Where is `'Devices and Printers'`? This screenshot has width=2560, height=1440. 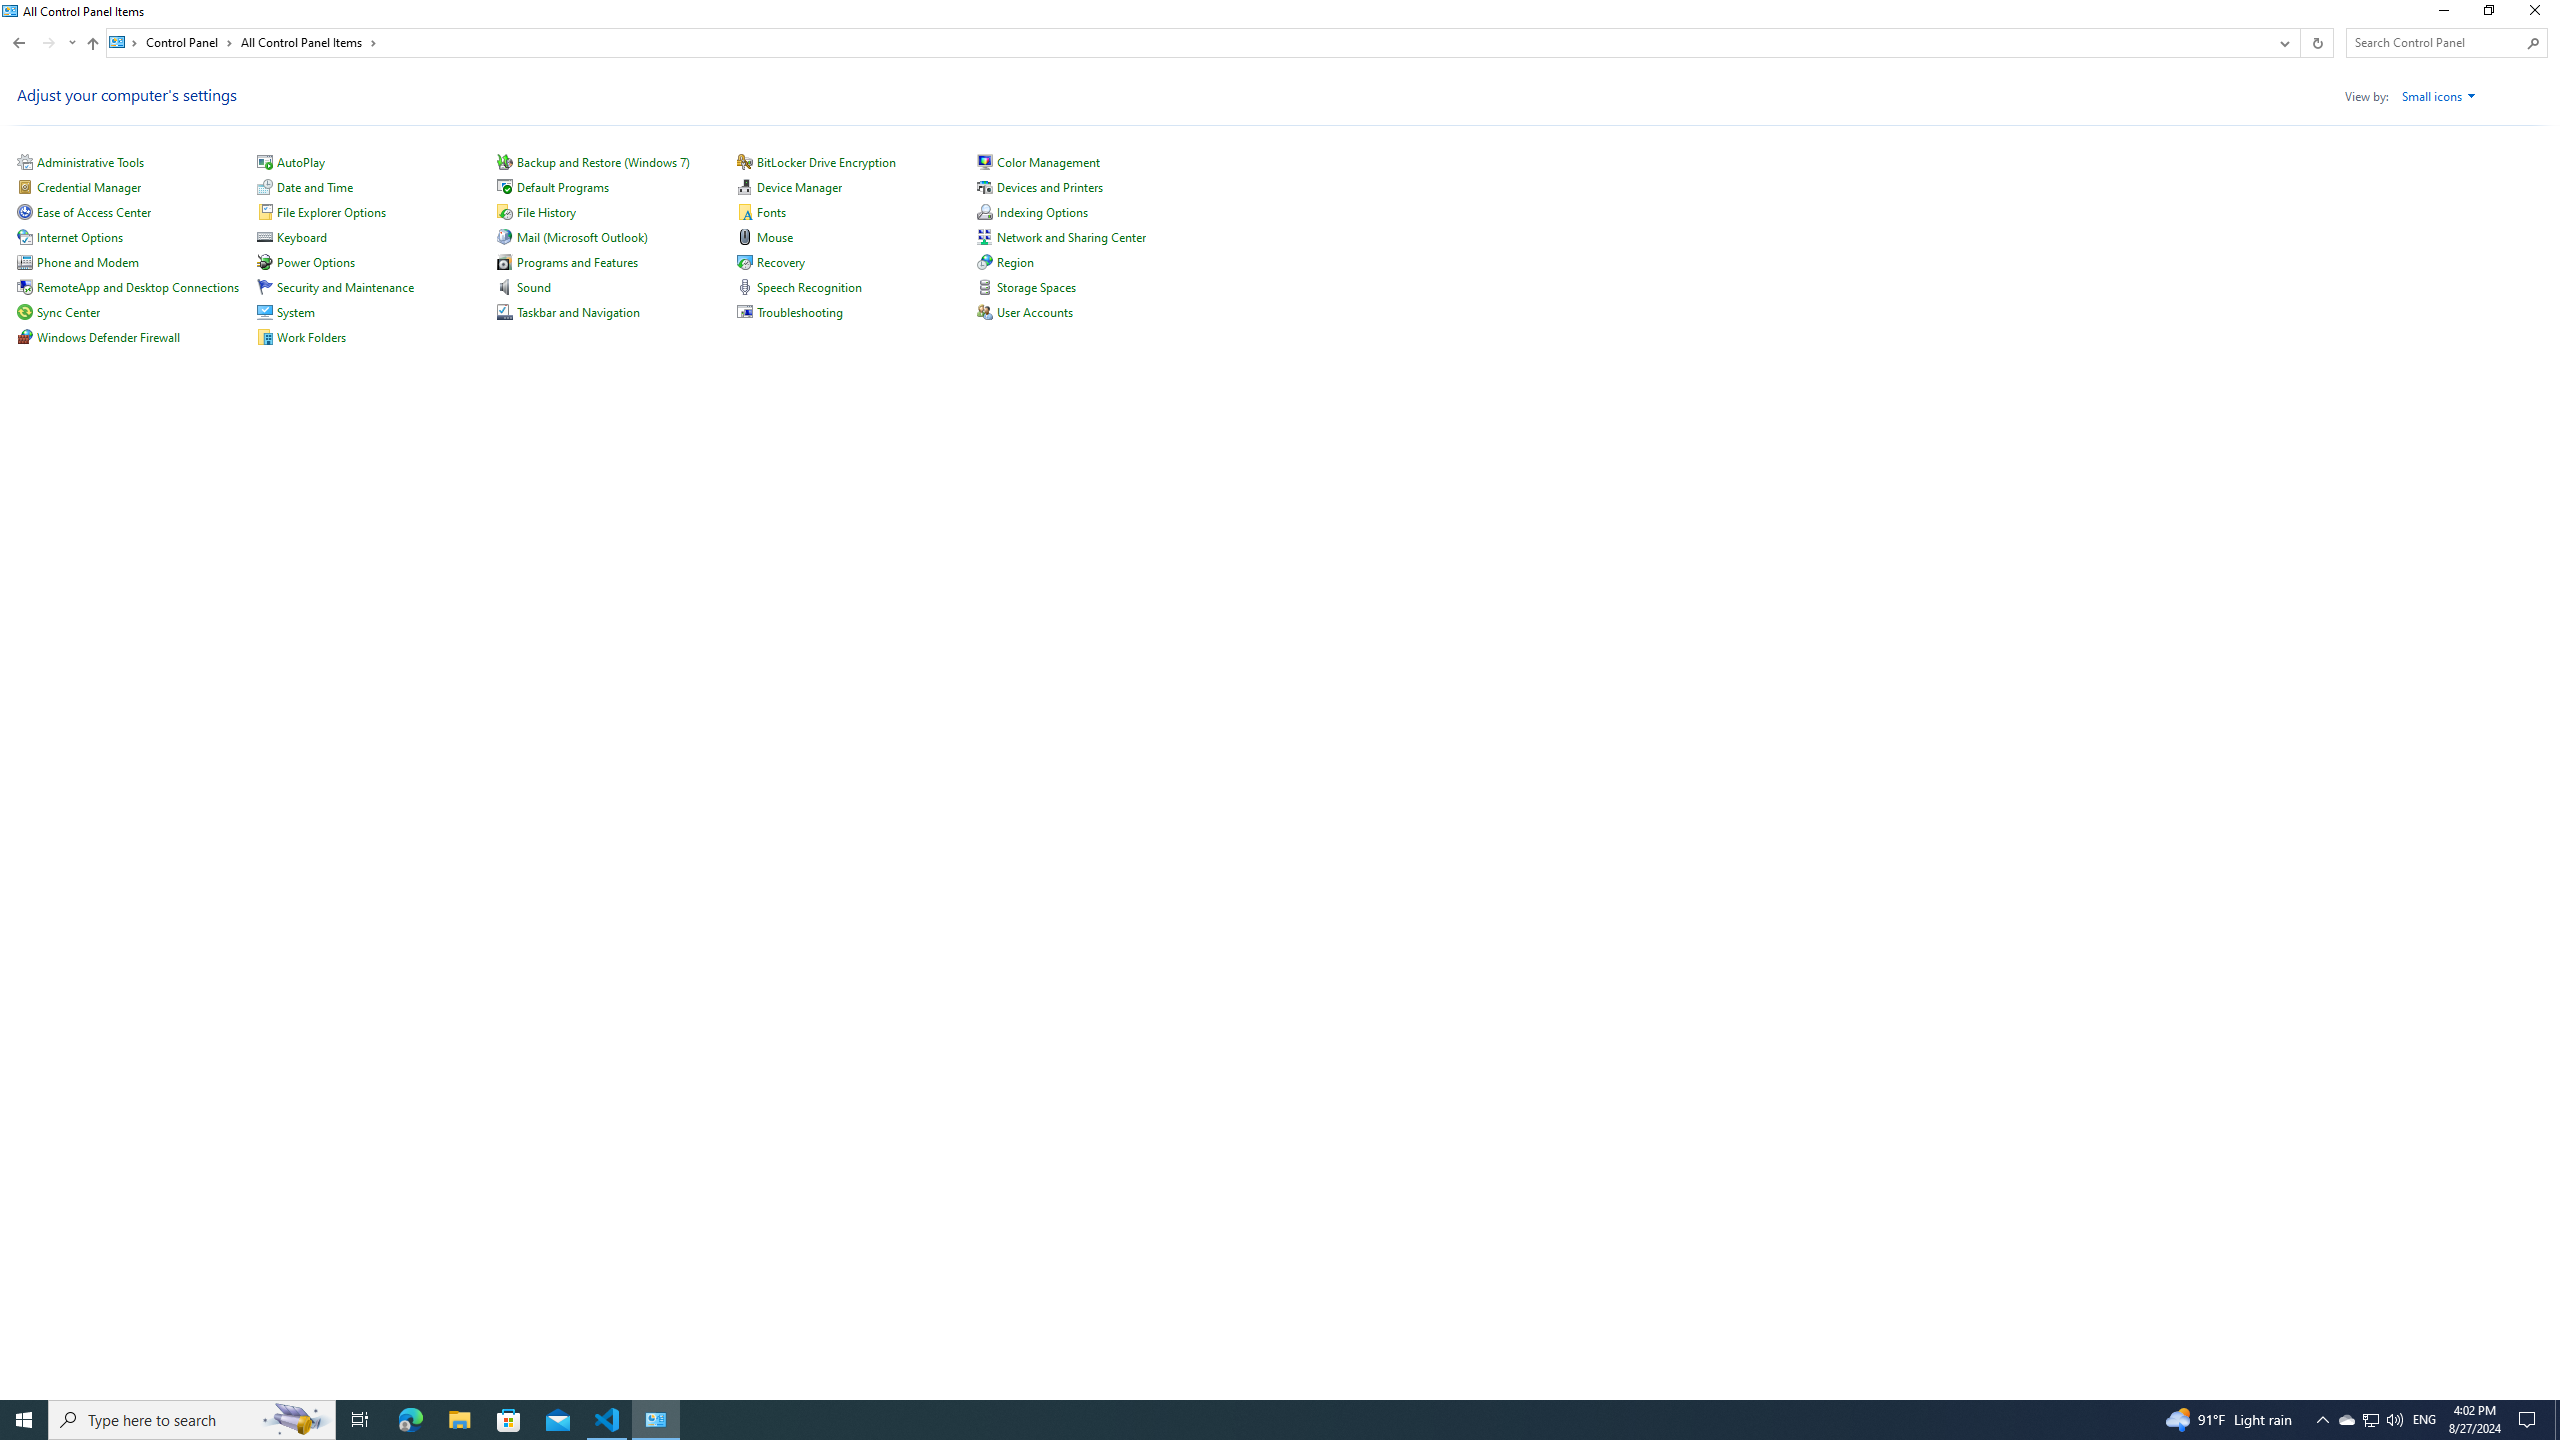 'Devices and Printers' is located at coordinates (1049, 187).